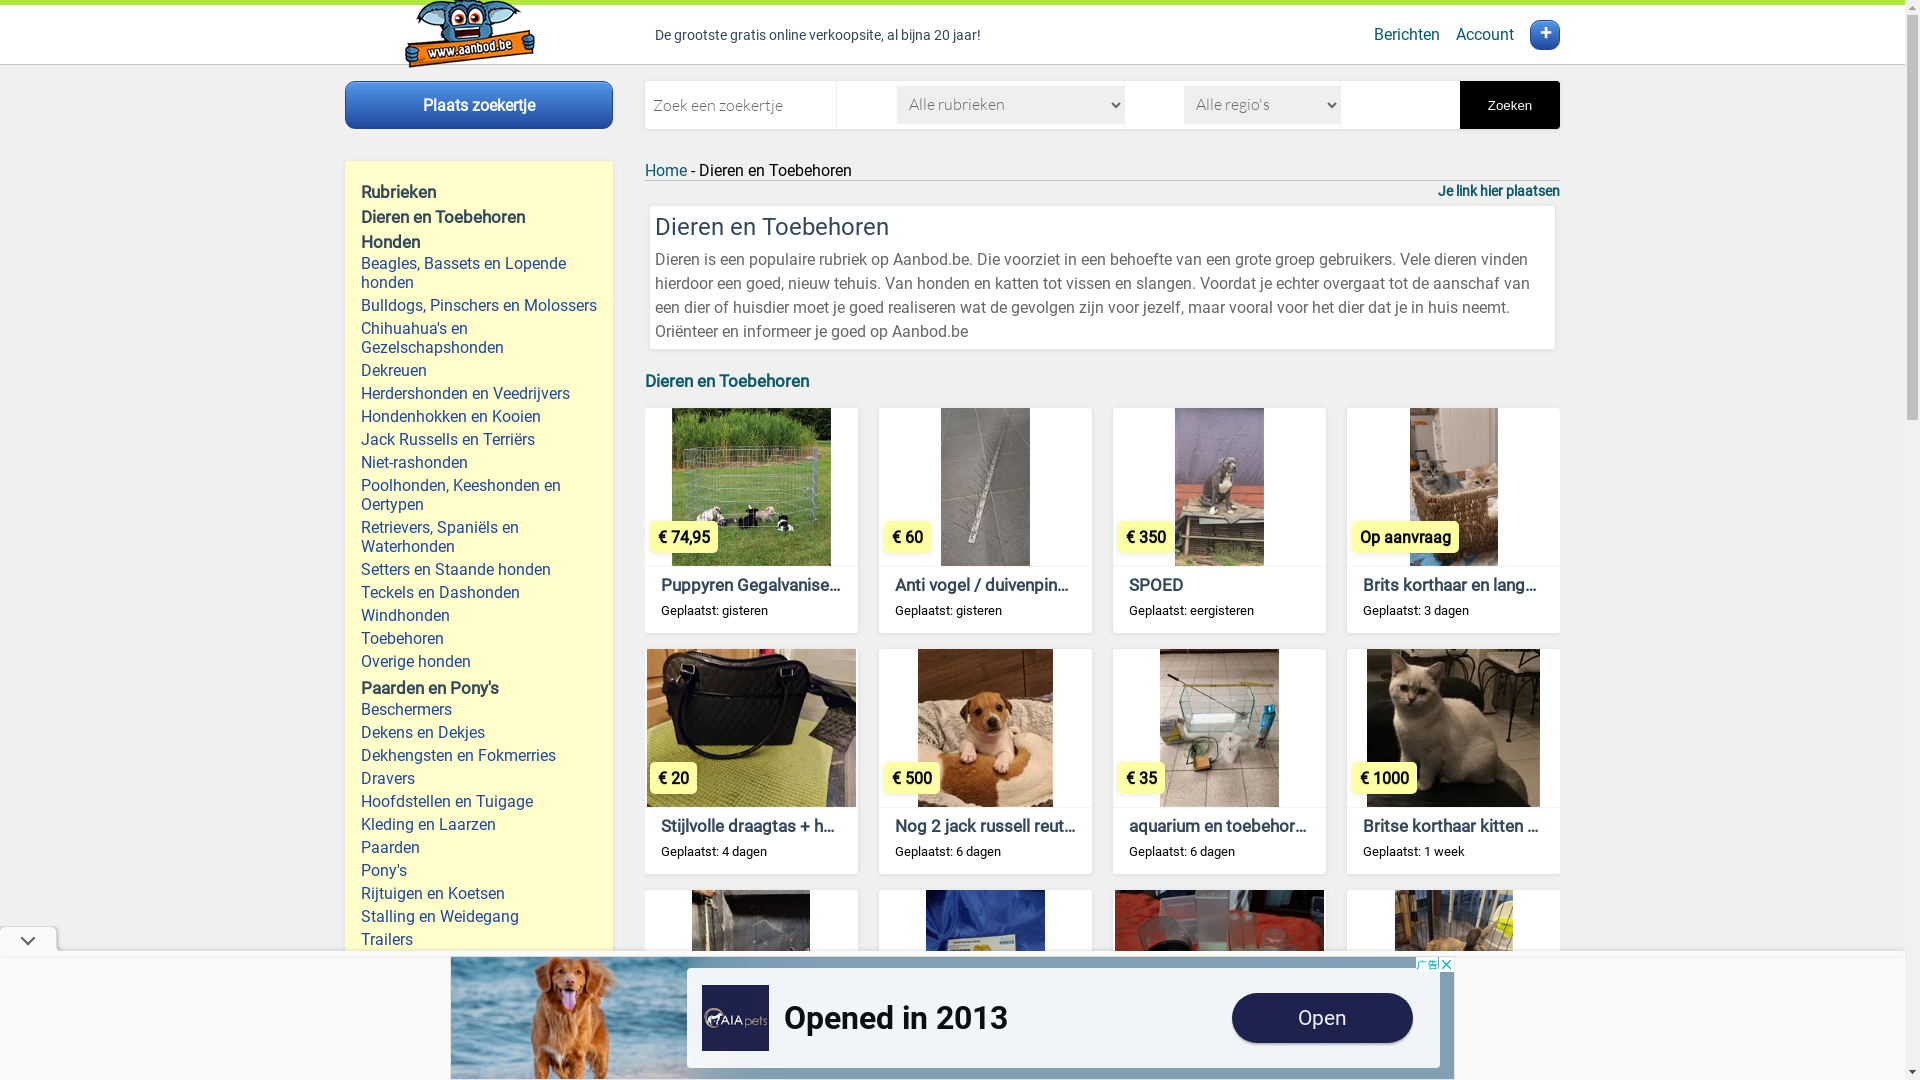 The width and height of the screenshot is (1920, 1080). Describe the element at coordinates (478, 800) in the screenshot. I see `'Hoofdstellen en Tuigage'` at that location.